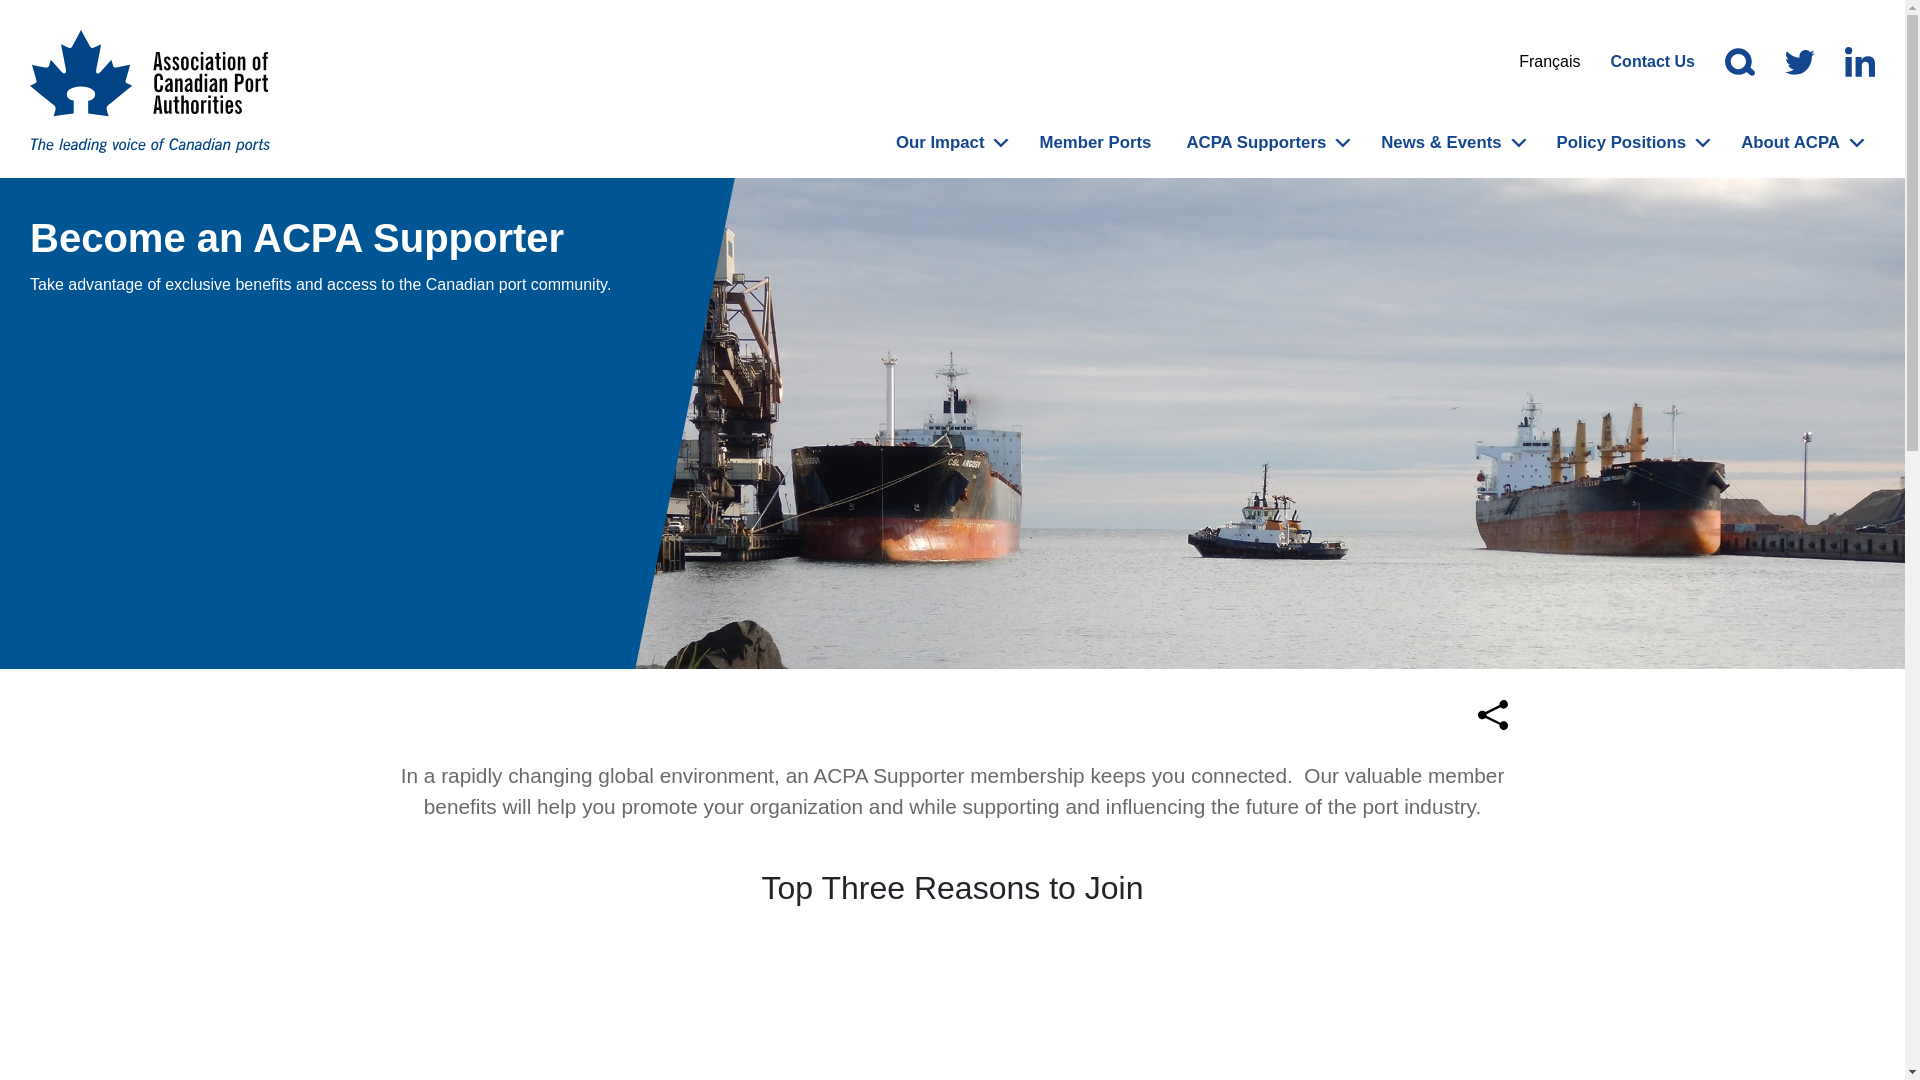 The height and width of the screenshot is (1080, 1920). I want to click on 'News & Events', so click(1440, 141).